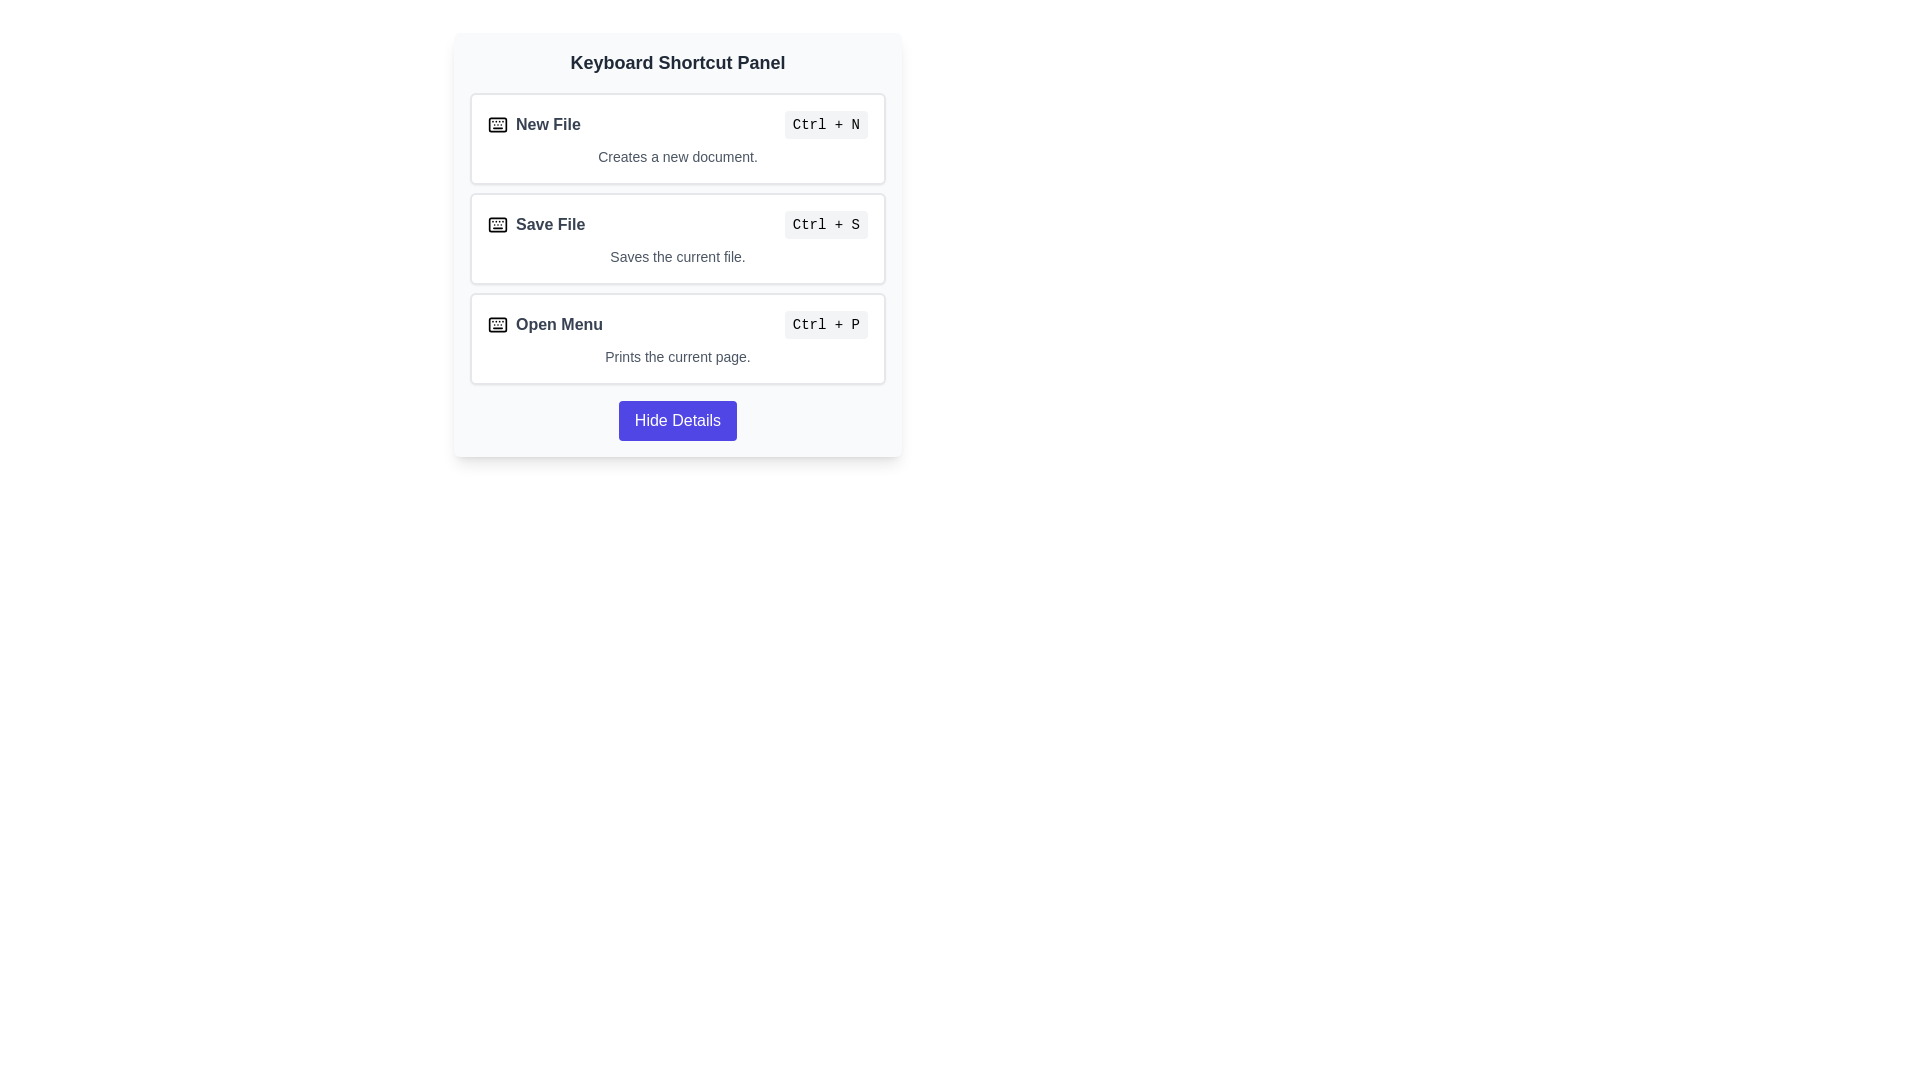  What do you see at coordinates (545, 323) in the screenshot?
I see `associated keyboard shortcut displayed in the Text with Icon element located in the Keyboard Shortcut Panel, specifically the shortcut 'Ctrl + P' which is on the third row after 'New File' and 'Save File'` at bounding box center [545, 323].